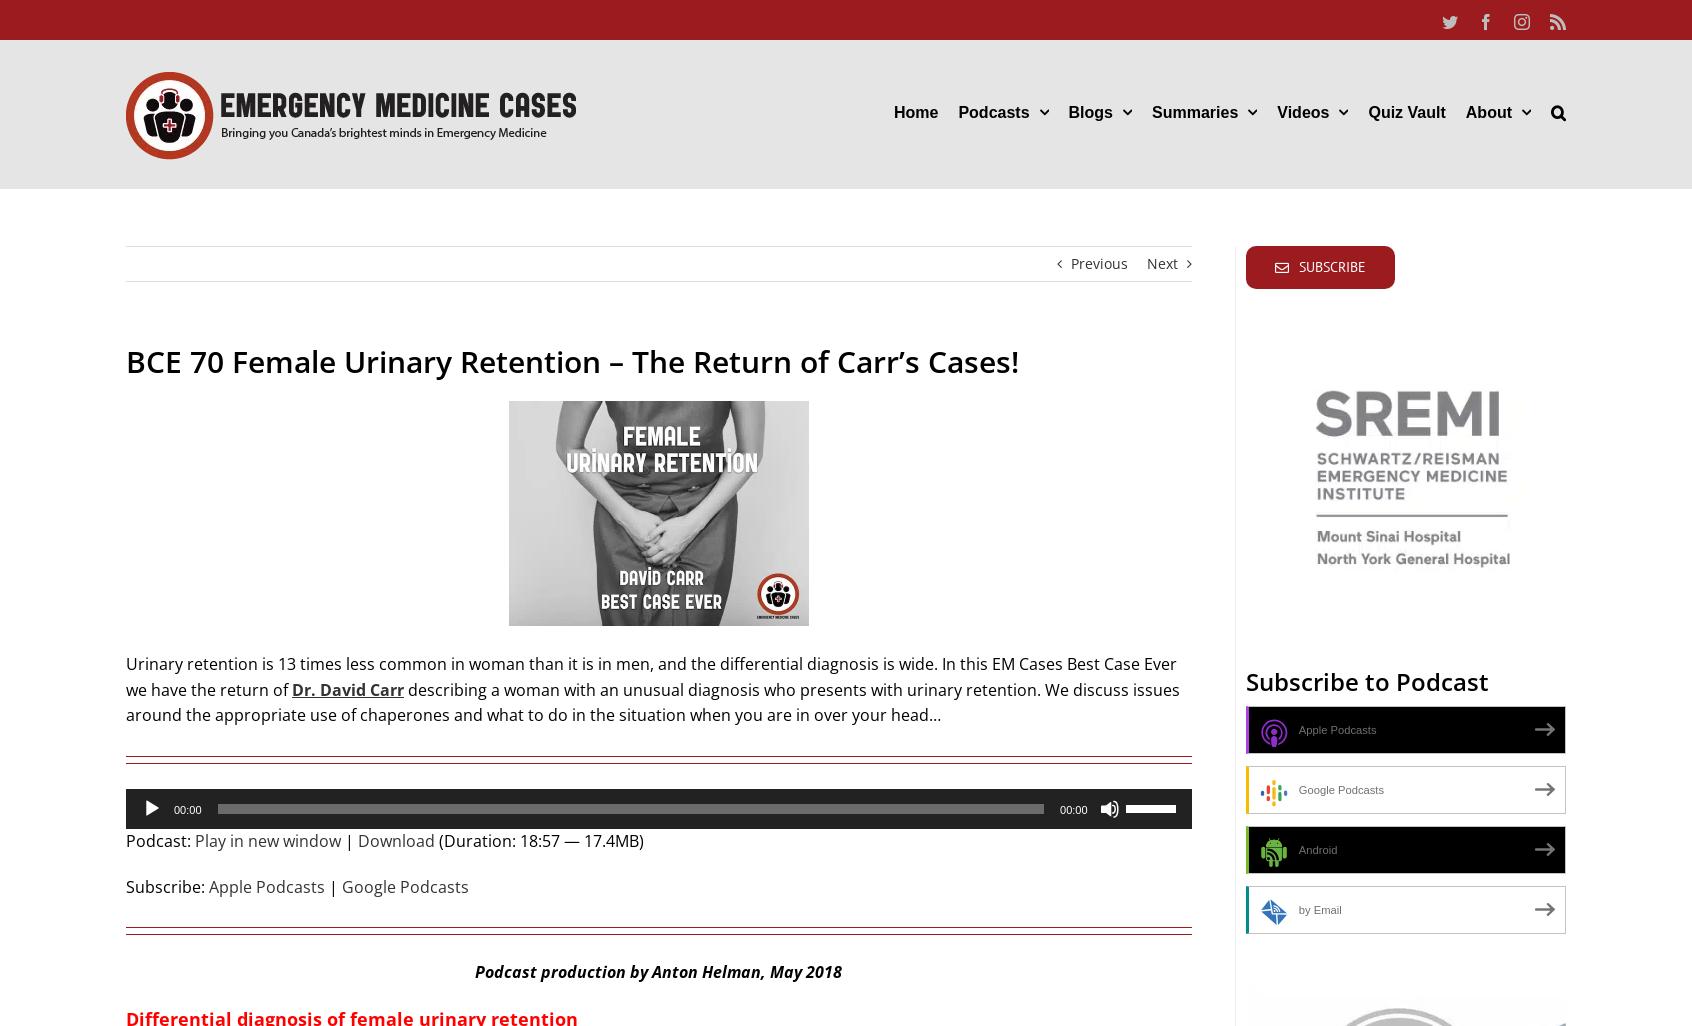 The height and width of the screenshot is (1026, 1692). Describe the element at coordinates (651, 676) in the screenshot. I see `'Urinary retention is 13 times less common in woman than it is in men, and the differential diagnosis is wide. In this EM Cases Best Case Ever we have the return of'` at that location.